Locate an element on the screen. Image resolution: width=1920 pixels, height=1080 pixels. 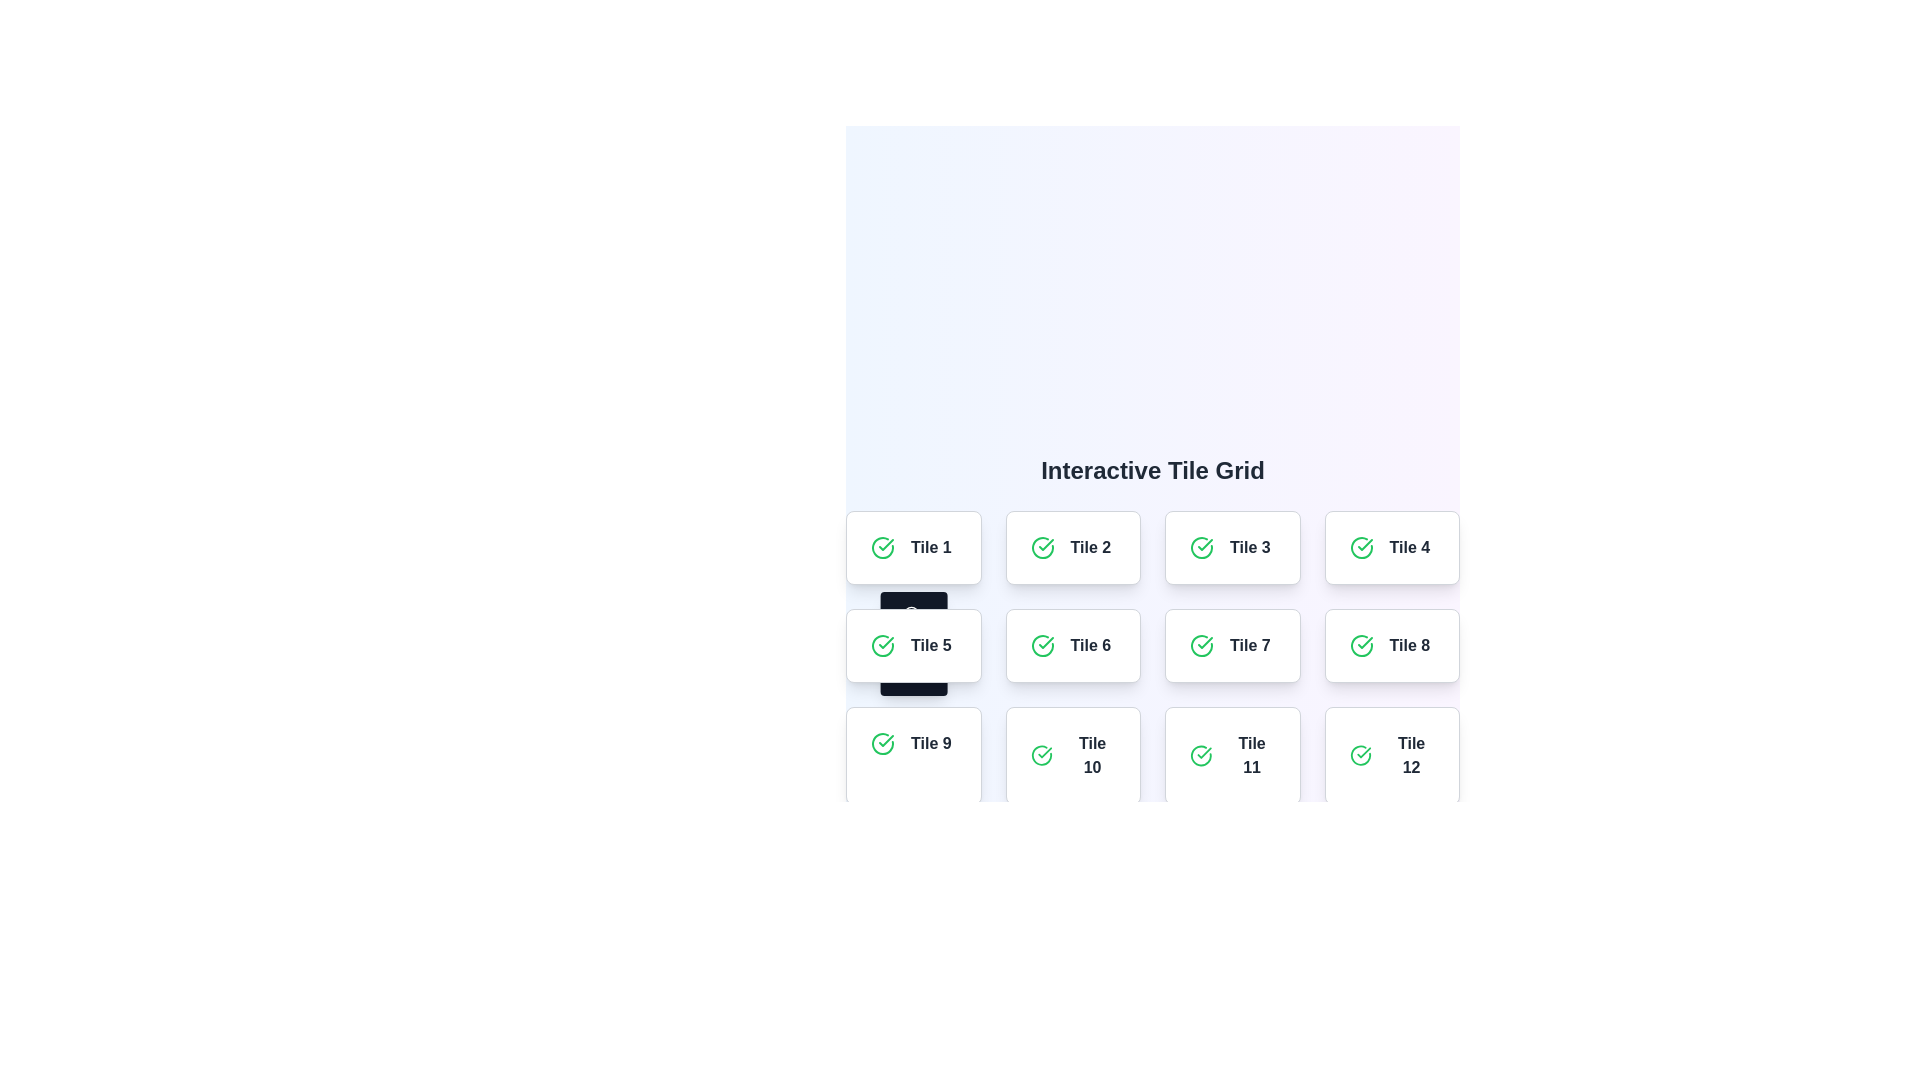
the Grouped component consisting of a green checkmark icon and the bold text 'Tile 8', located in the second row, fourth tile from the left is located at coordinates (1391, 645).